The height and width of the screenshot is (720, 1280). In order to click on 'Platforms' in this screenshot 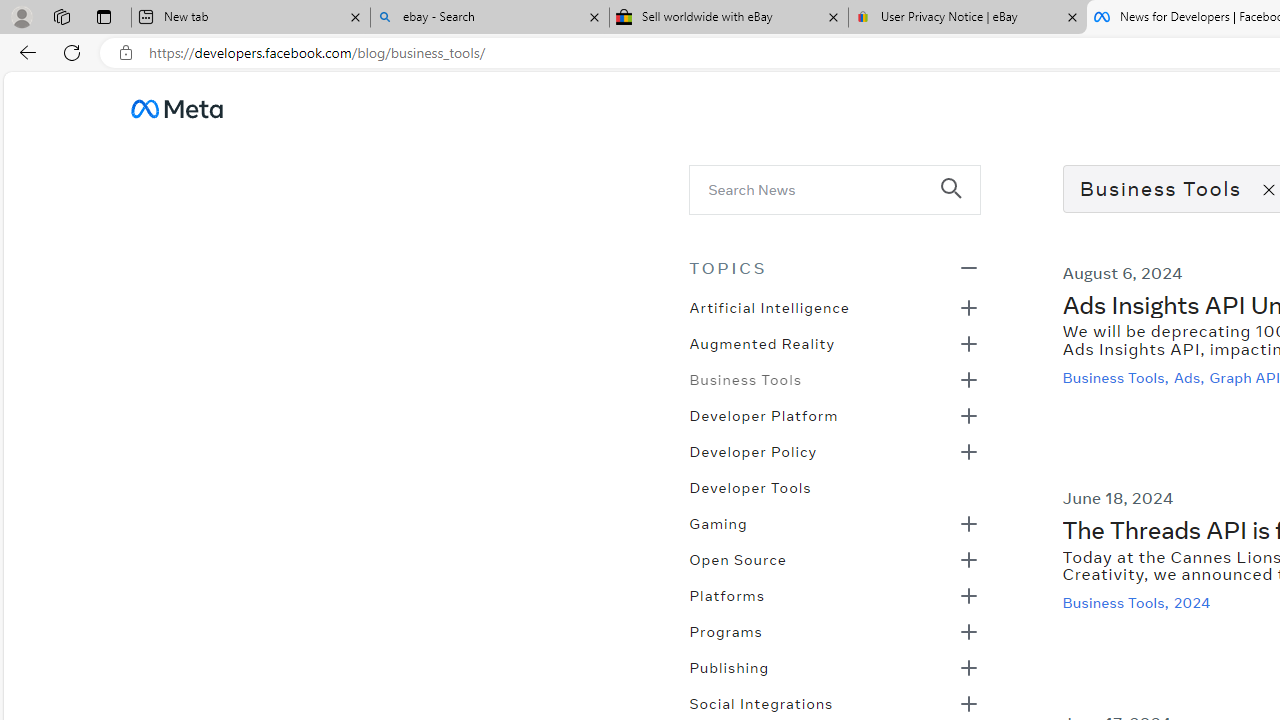, I will do `click(726, 593)`.